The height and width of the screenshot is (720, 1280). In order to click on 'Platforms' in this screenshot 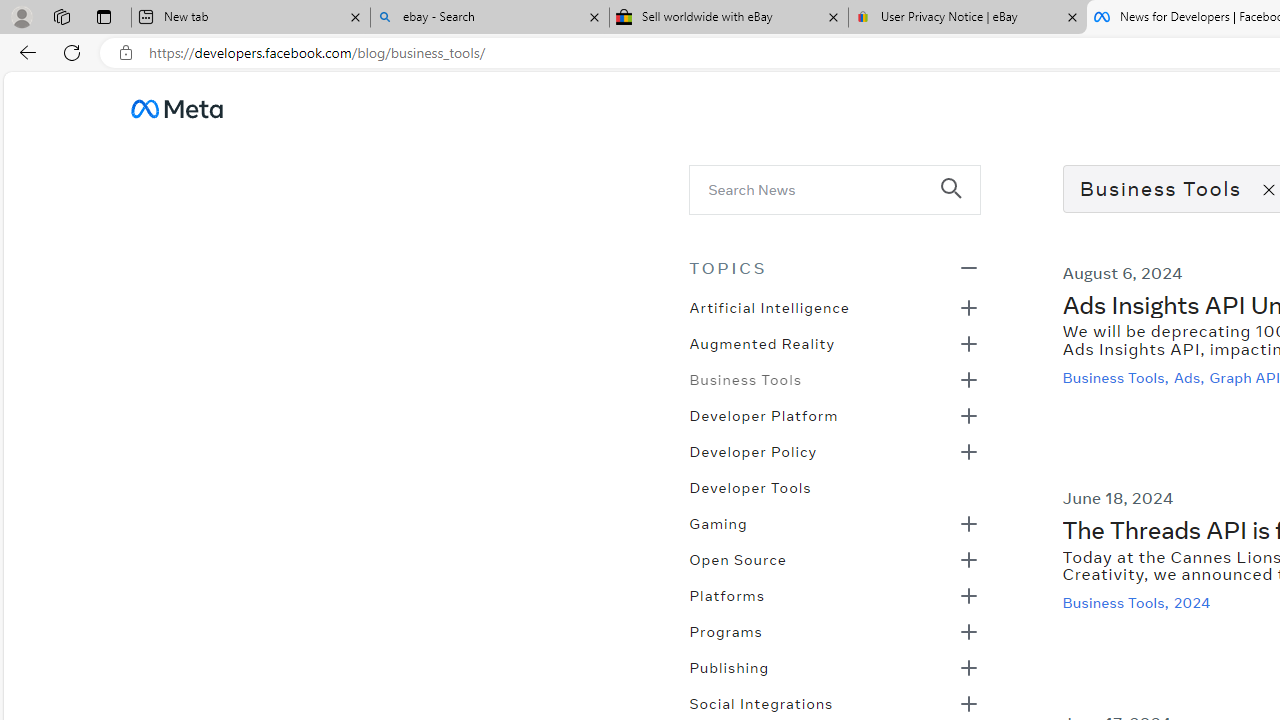, I will do `click(726, 593)`.